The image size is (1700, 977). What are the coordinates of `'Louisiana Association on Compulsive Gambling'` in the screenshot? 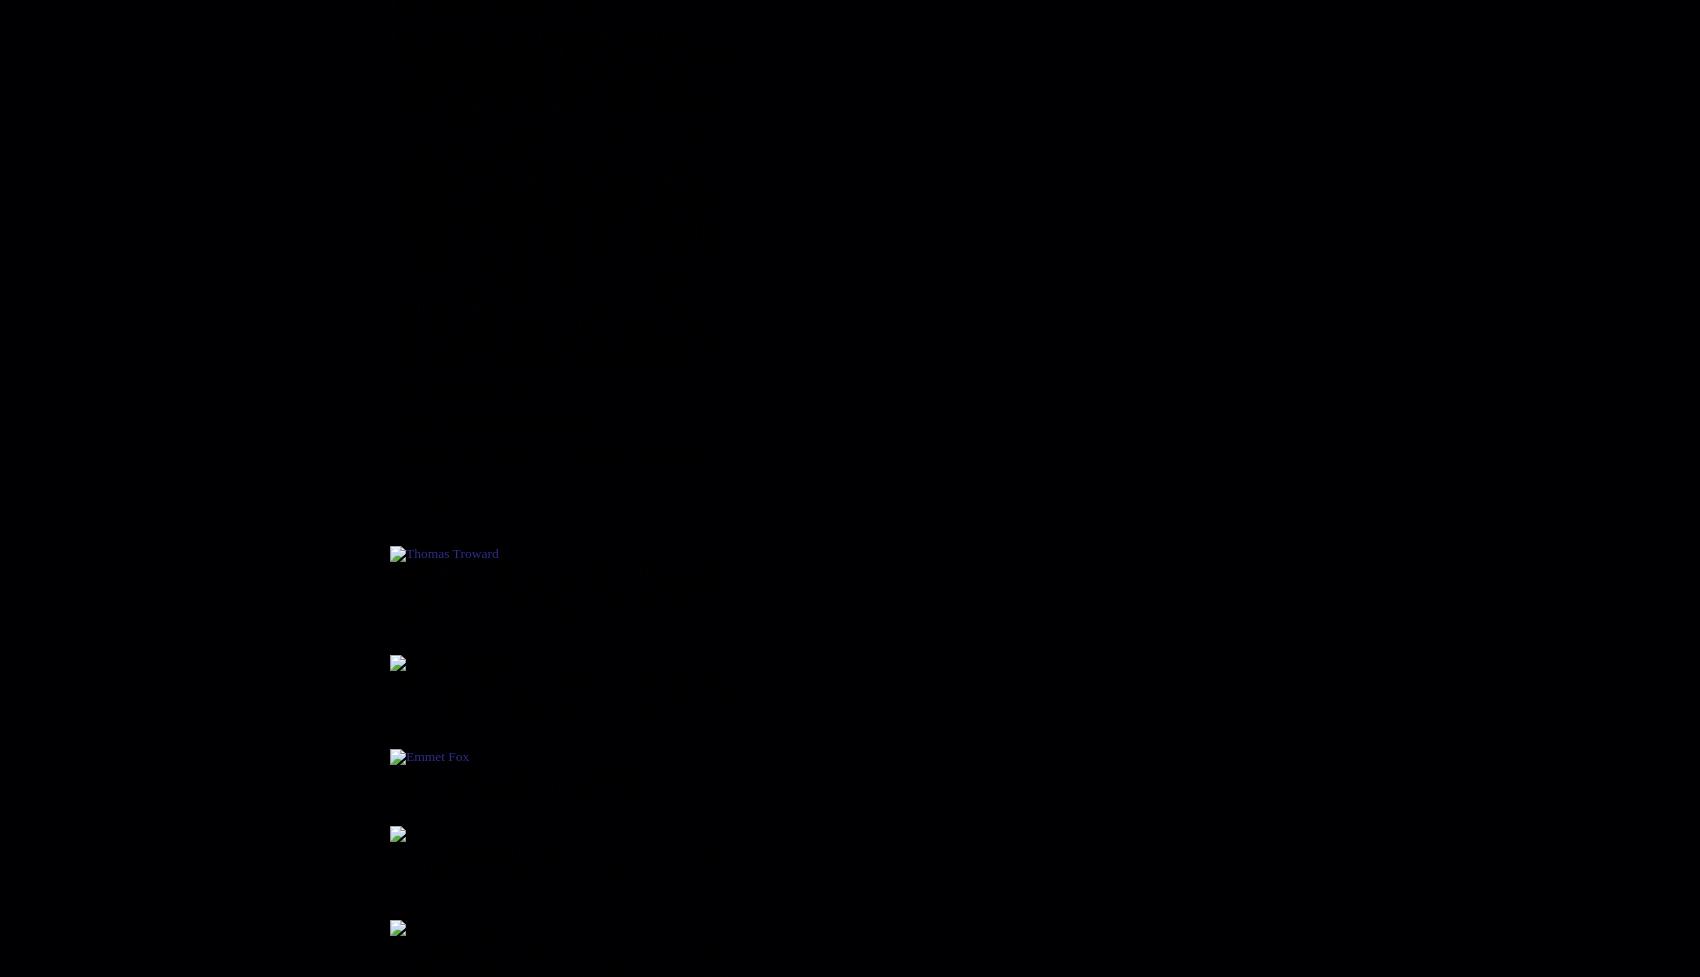 It's located at (388, 453).